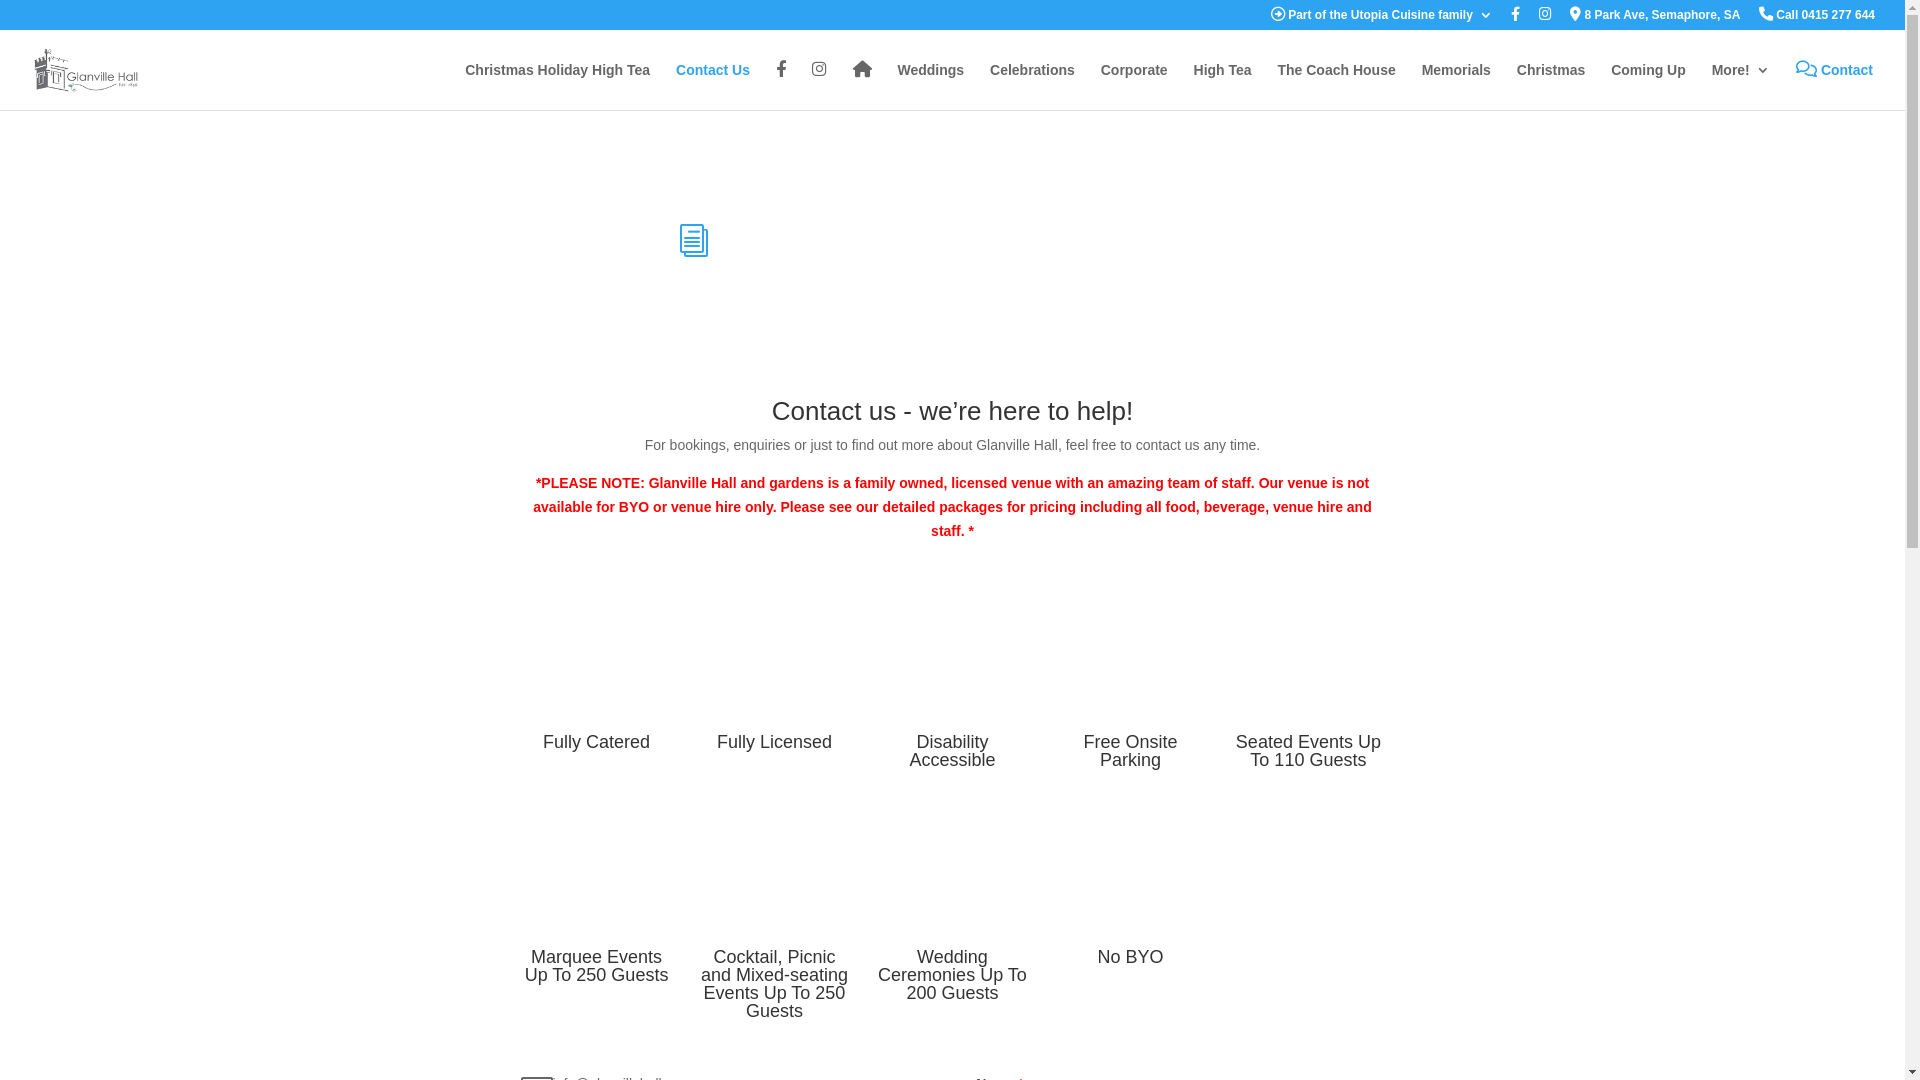 This screenshot has height=1080, width=1920. Describe the element at coordinates (1032, 85) in the screenshot. I see `'Celebrations'` at that location.